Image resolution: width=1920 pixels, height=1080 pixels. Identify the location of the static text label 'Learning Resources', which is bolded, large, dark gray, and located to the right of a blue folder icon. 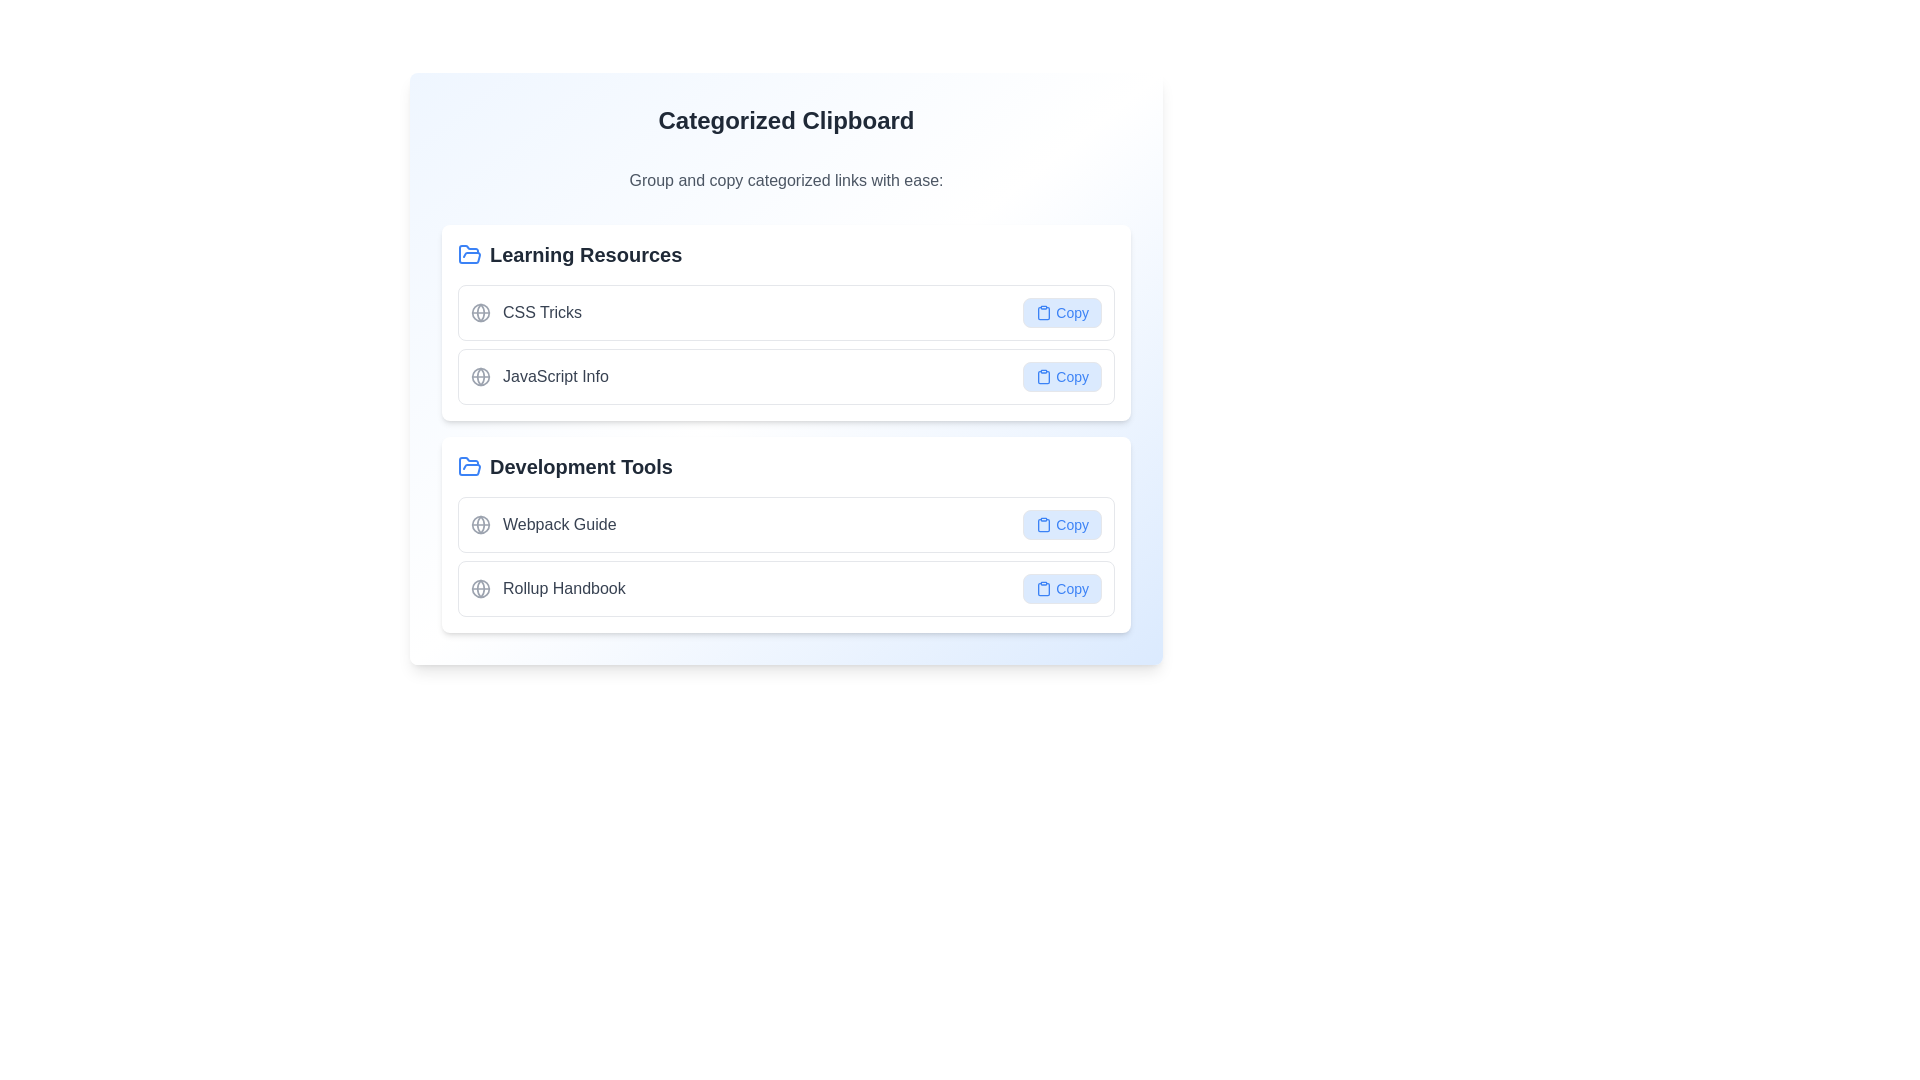
(585, 253).